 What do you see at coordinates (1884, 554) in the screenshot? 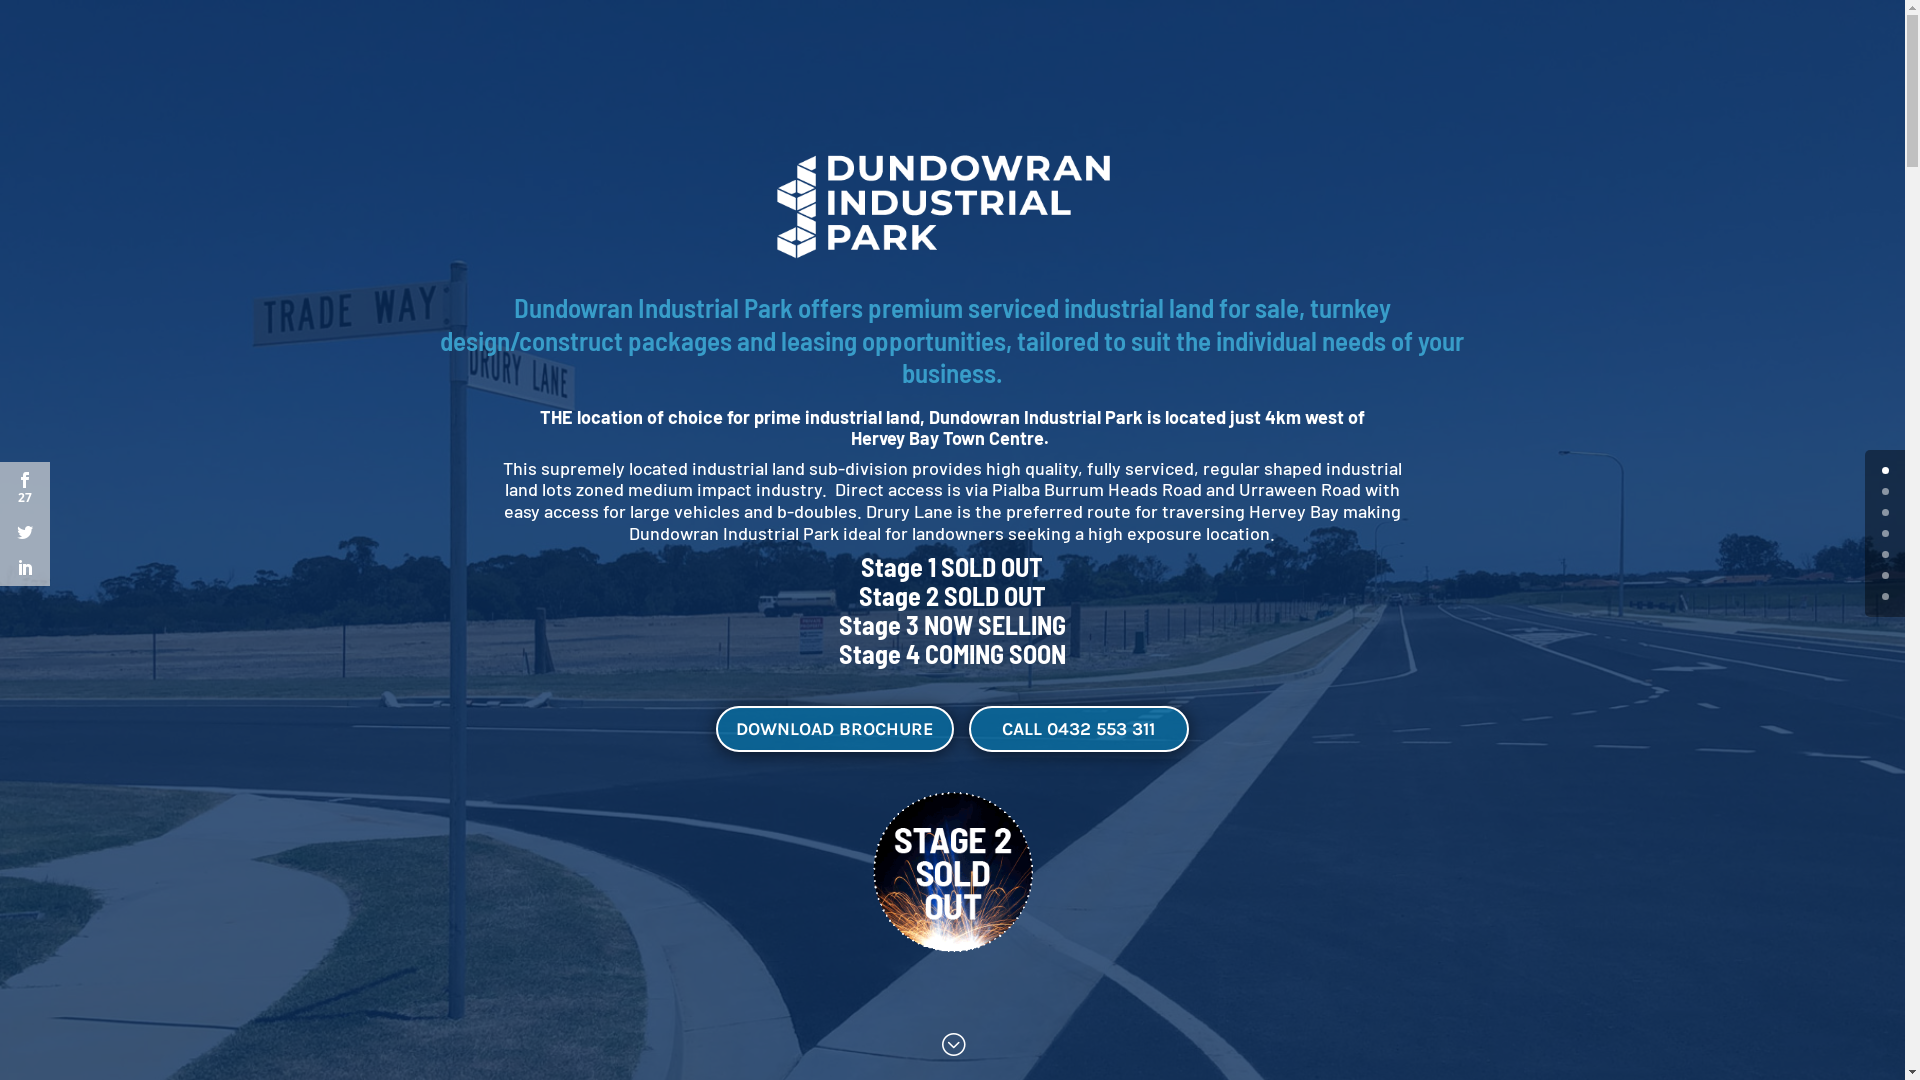
I see `'4'` at bounding box center [1884, 554].